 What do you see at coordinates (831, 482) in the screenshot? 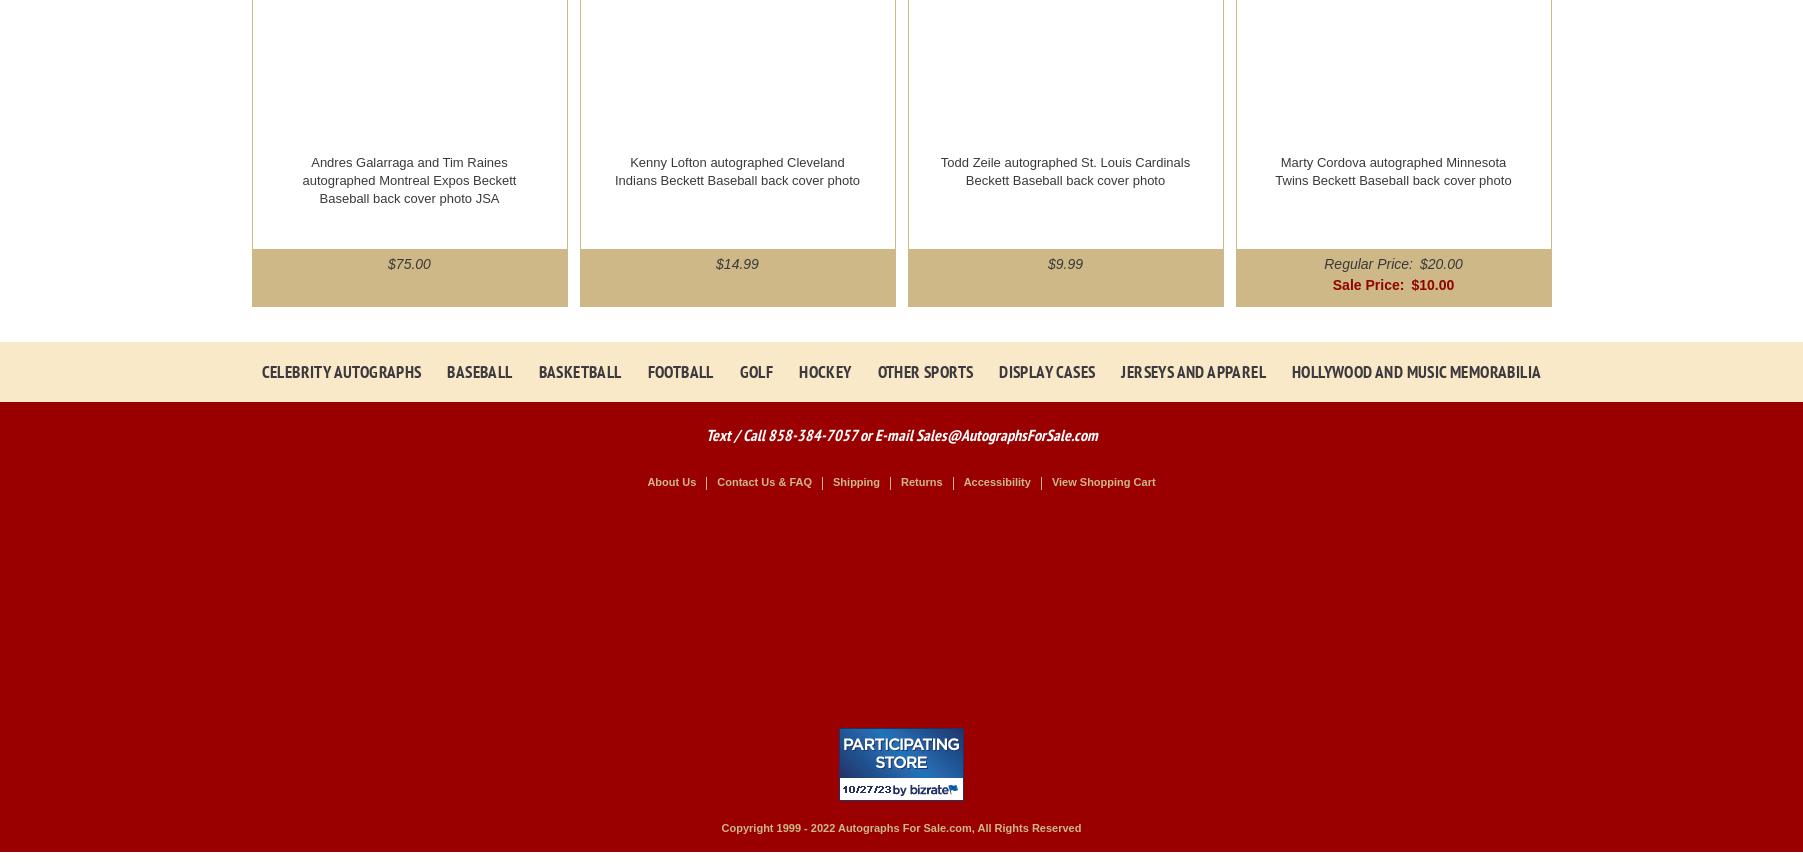
I see `'Shipping'` at bounding box center [831, 482].